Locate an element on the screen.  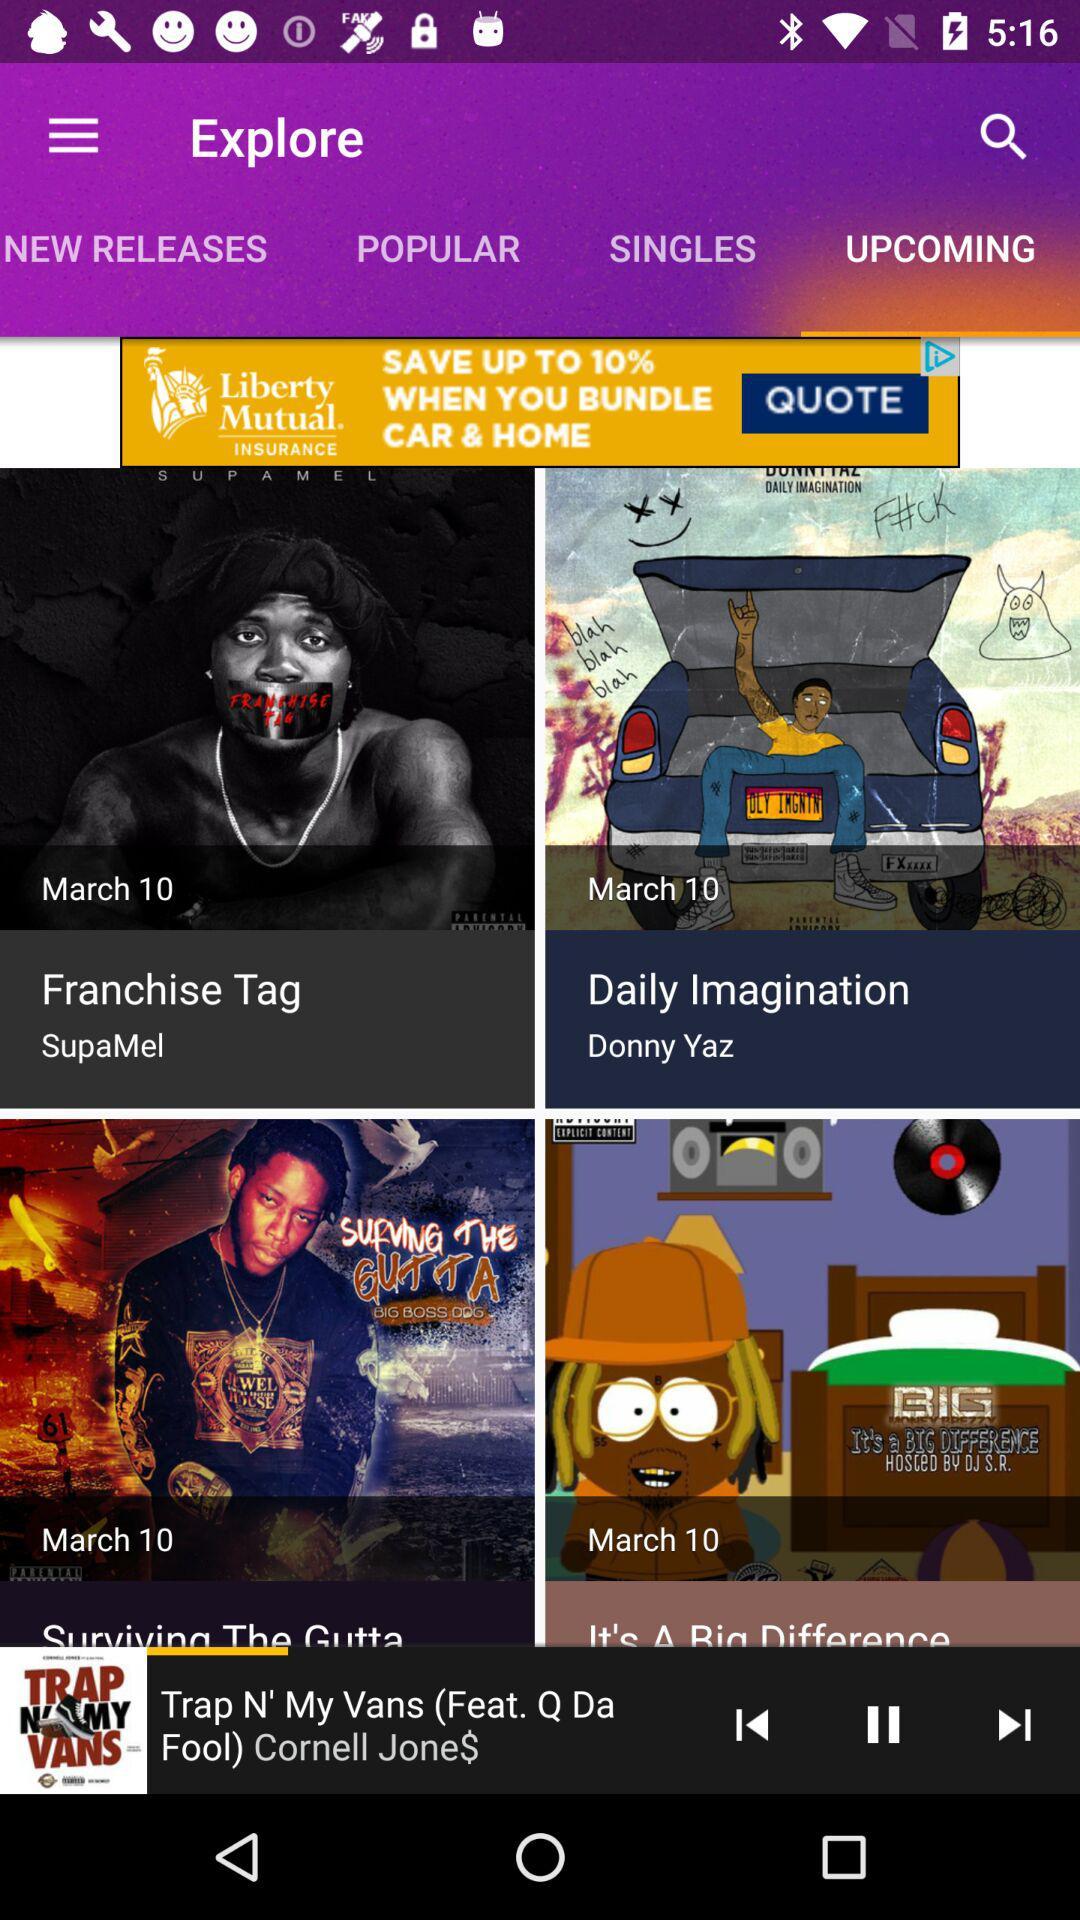
the popular item is located at coordinates (437, 246).